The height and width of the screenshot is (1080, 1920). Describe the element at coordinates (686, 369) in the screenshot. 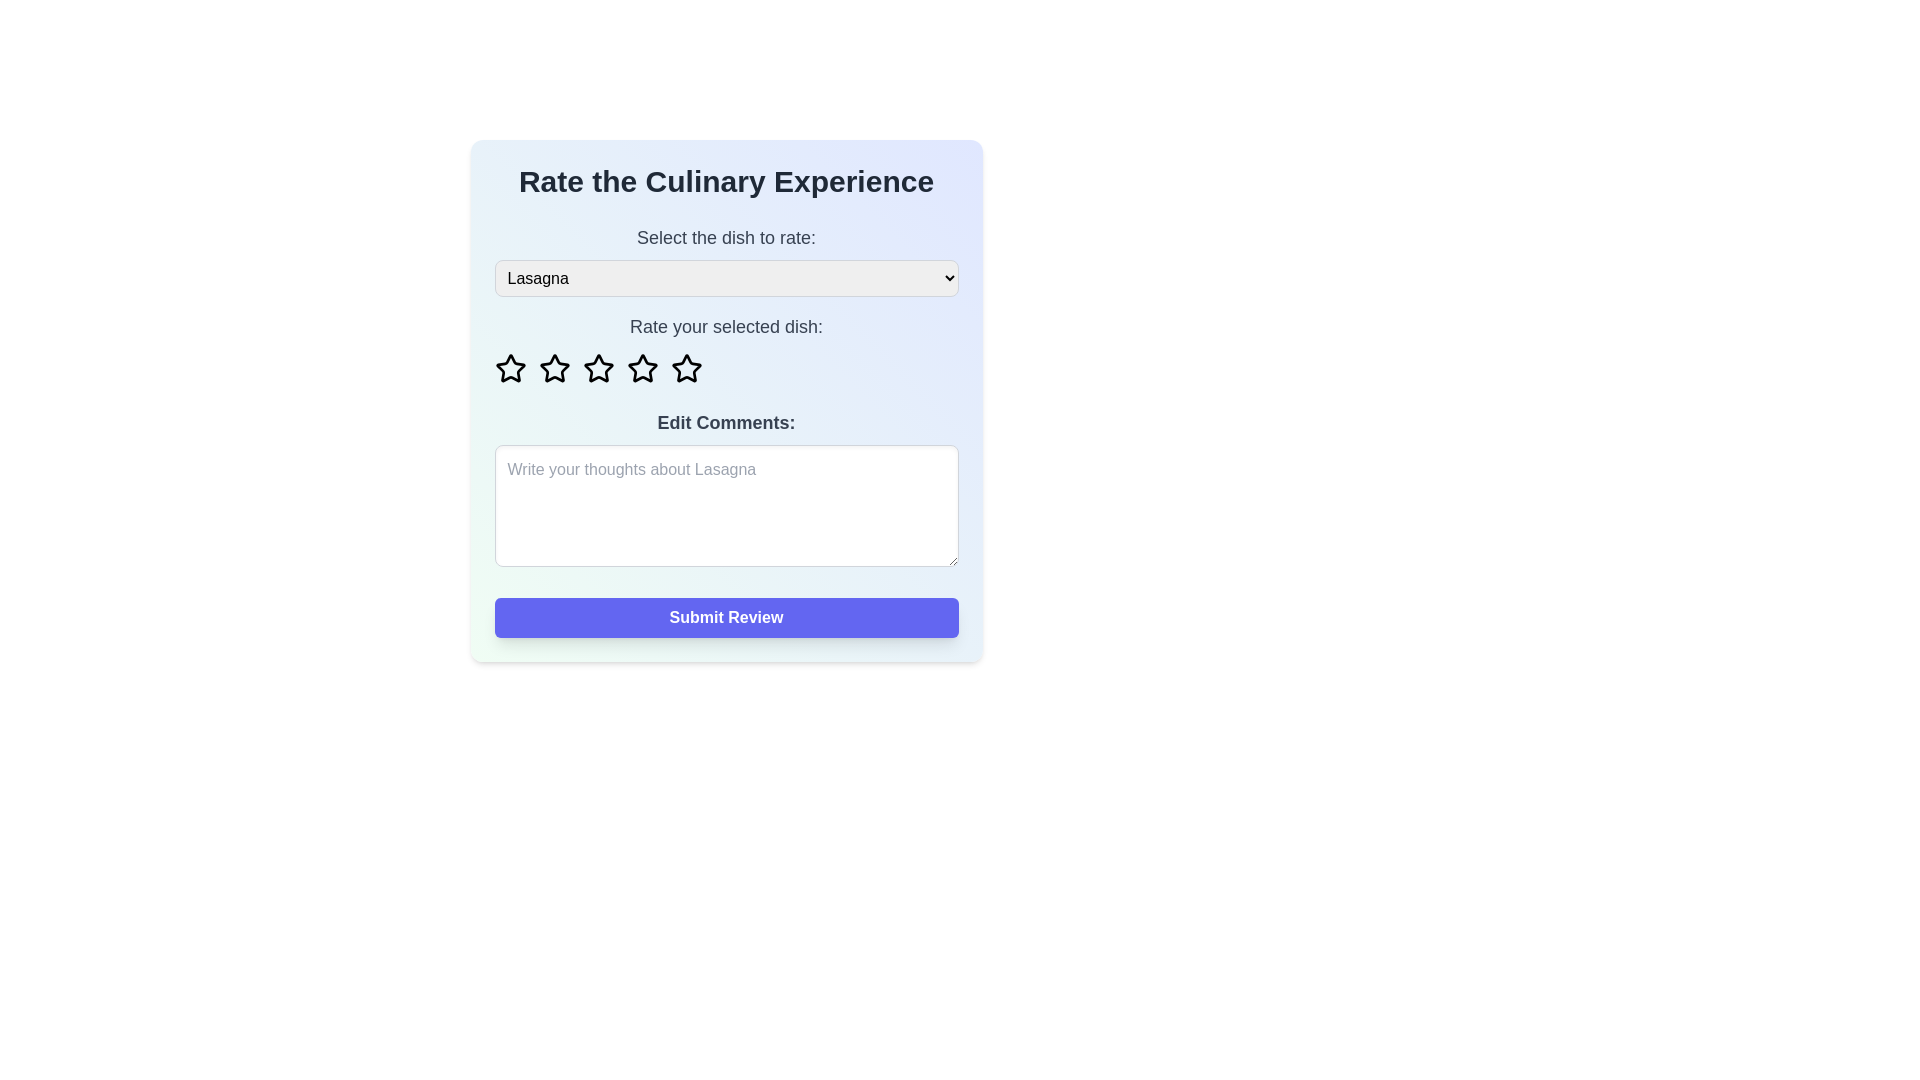

I see `the fifth star icon in the rating system, located below the label 'Rate your selected dish:'` at that location.